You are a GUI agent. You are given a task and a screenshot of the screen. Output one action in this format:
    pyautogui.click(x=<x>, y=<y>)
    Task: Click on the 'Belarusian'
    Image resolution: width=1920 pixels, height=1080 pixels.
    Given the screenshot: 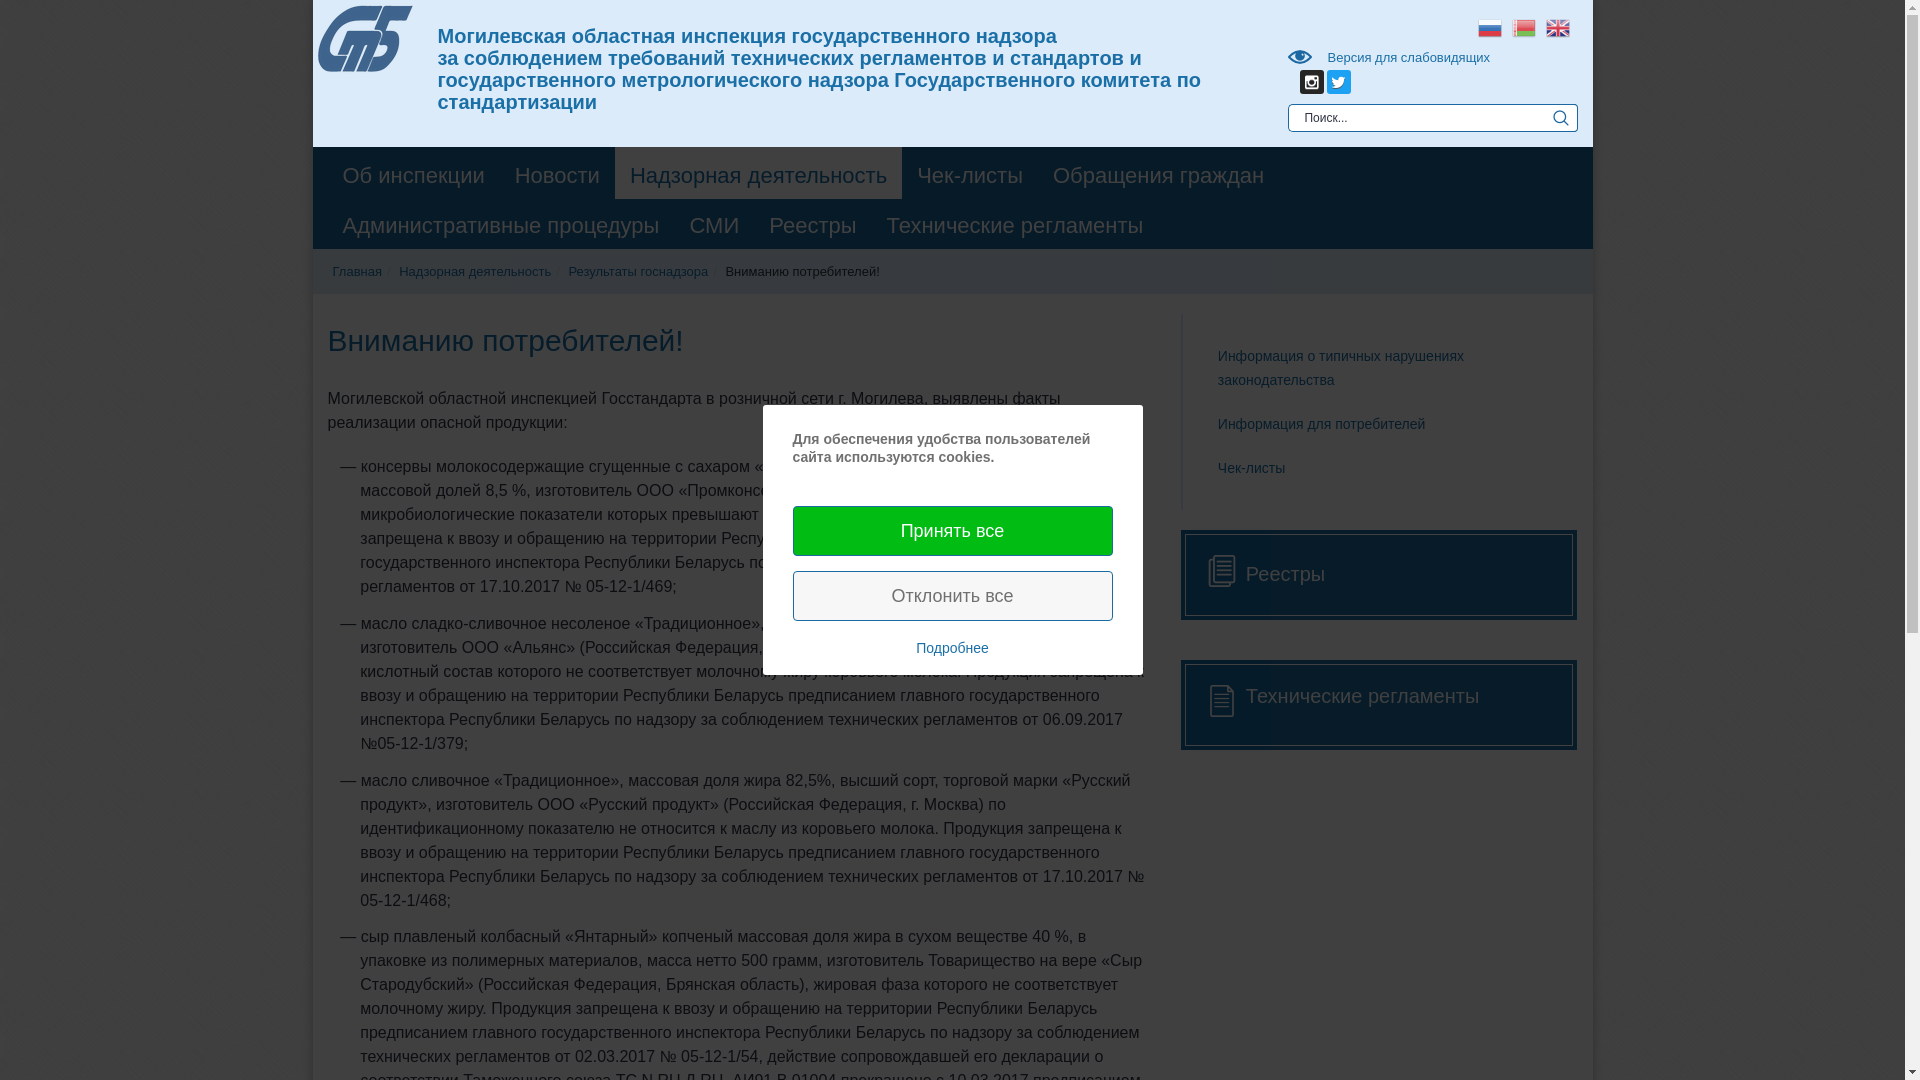 What is the action you would take?
    pyautogui.click(x=1506, y=26)
    